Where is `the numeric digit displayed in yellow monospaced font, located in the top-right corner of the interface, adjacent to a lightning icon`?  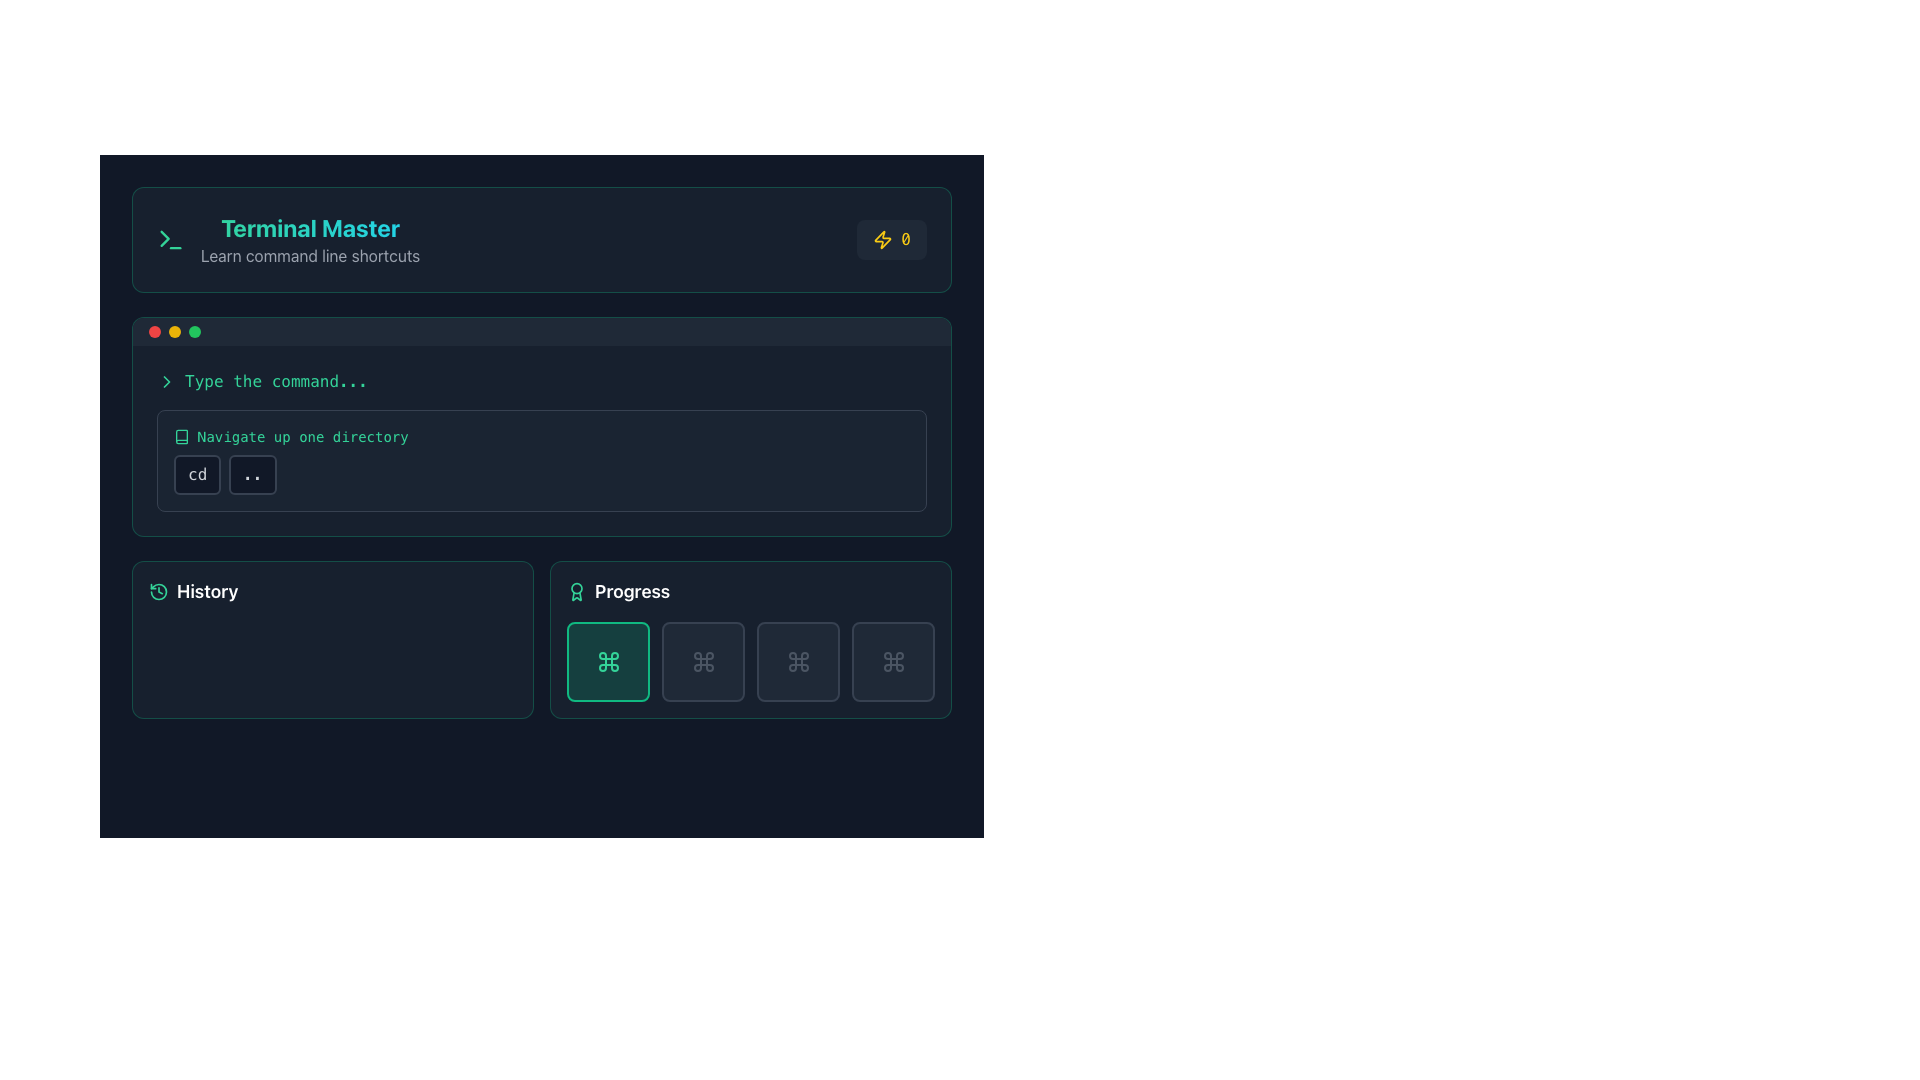 the numeric digit displayed in yellow monospaced font, located in the top-right corner of the interface, adjacent to a lightning icon is located at coordinates (905, 238).